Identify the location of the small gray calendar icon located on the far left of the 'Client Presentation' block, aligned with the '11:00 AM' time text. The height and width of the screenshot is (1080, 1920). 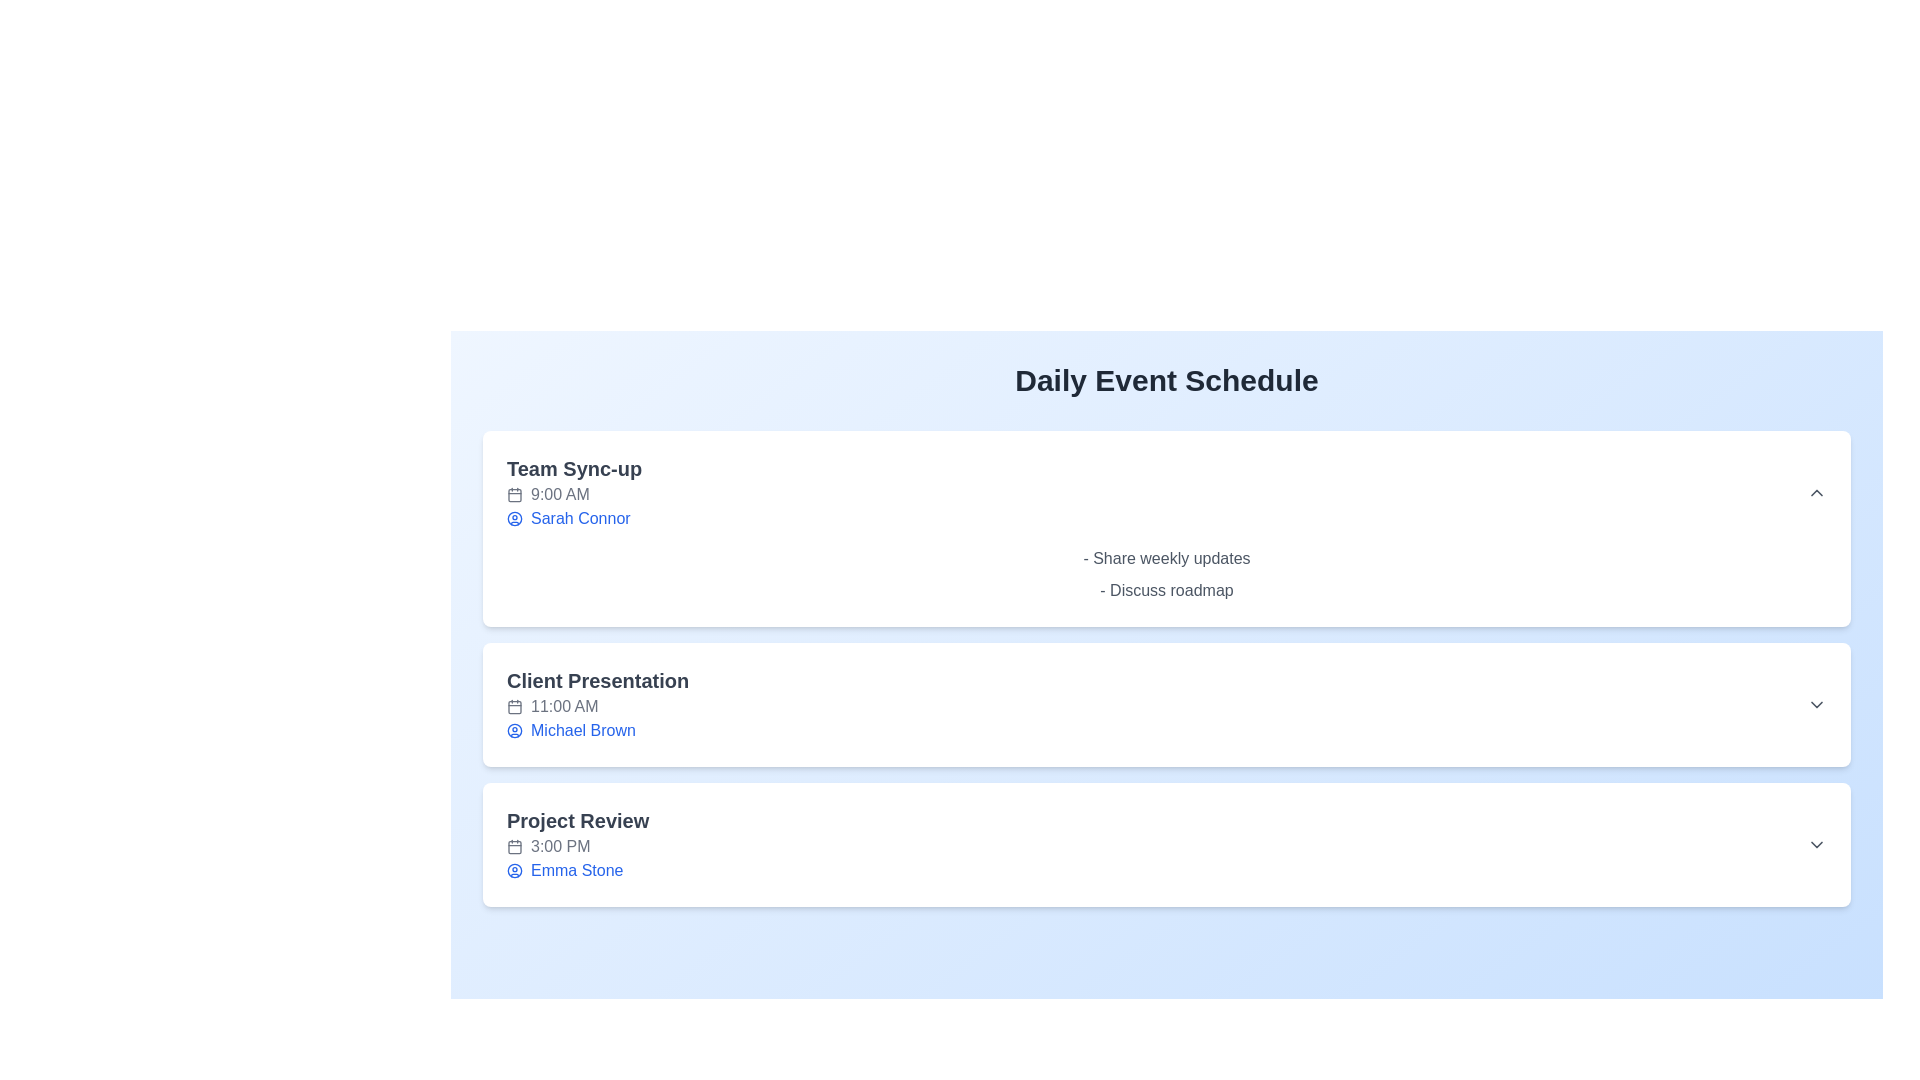
(514, 705).